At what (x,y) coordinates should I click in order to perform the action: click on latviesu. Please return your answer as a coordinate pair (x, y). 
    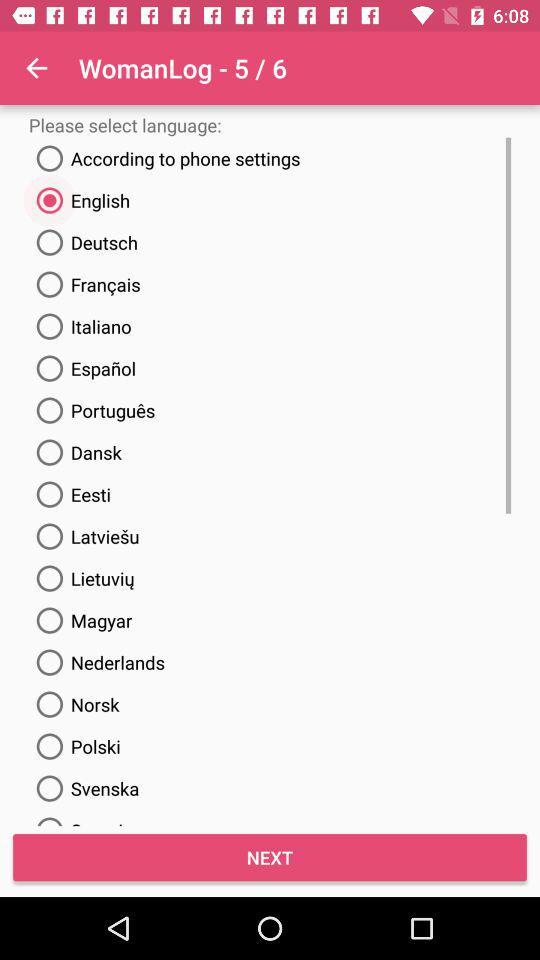
    Looking at the image, I should click on (83, 536).